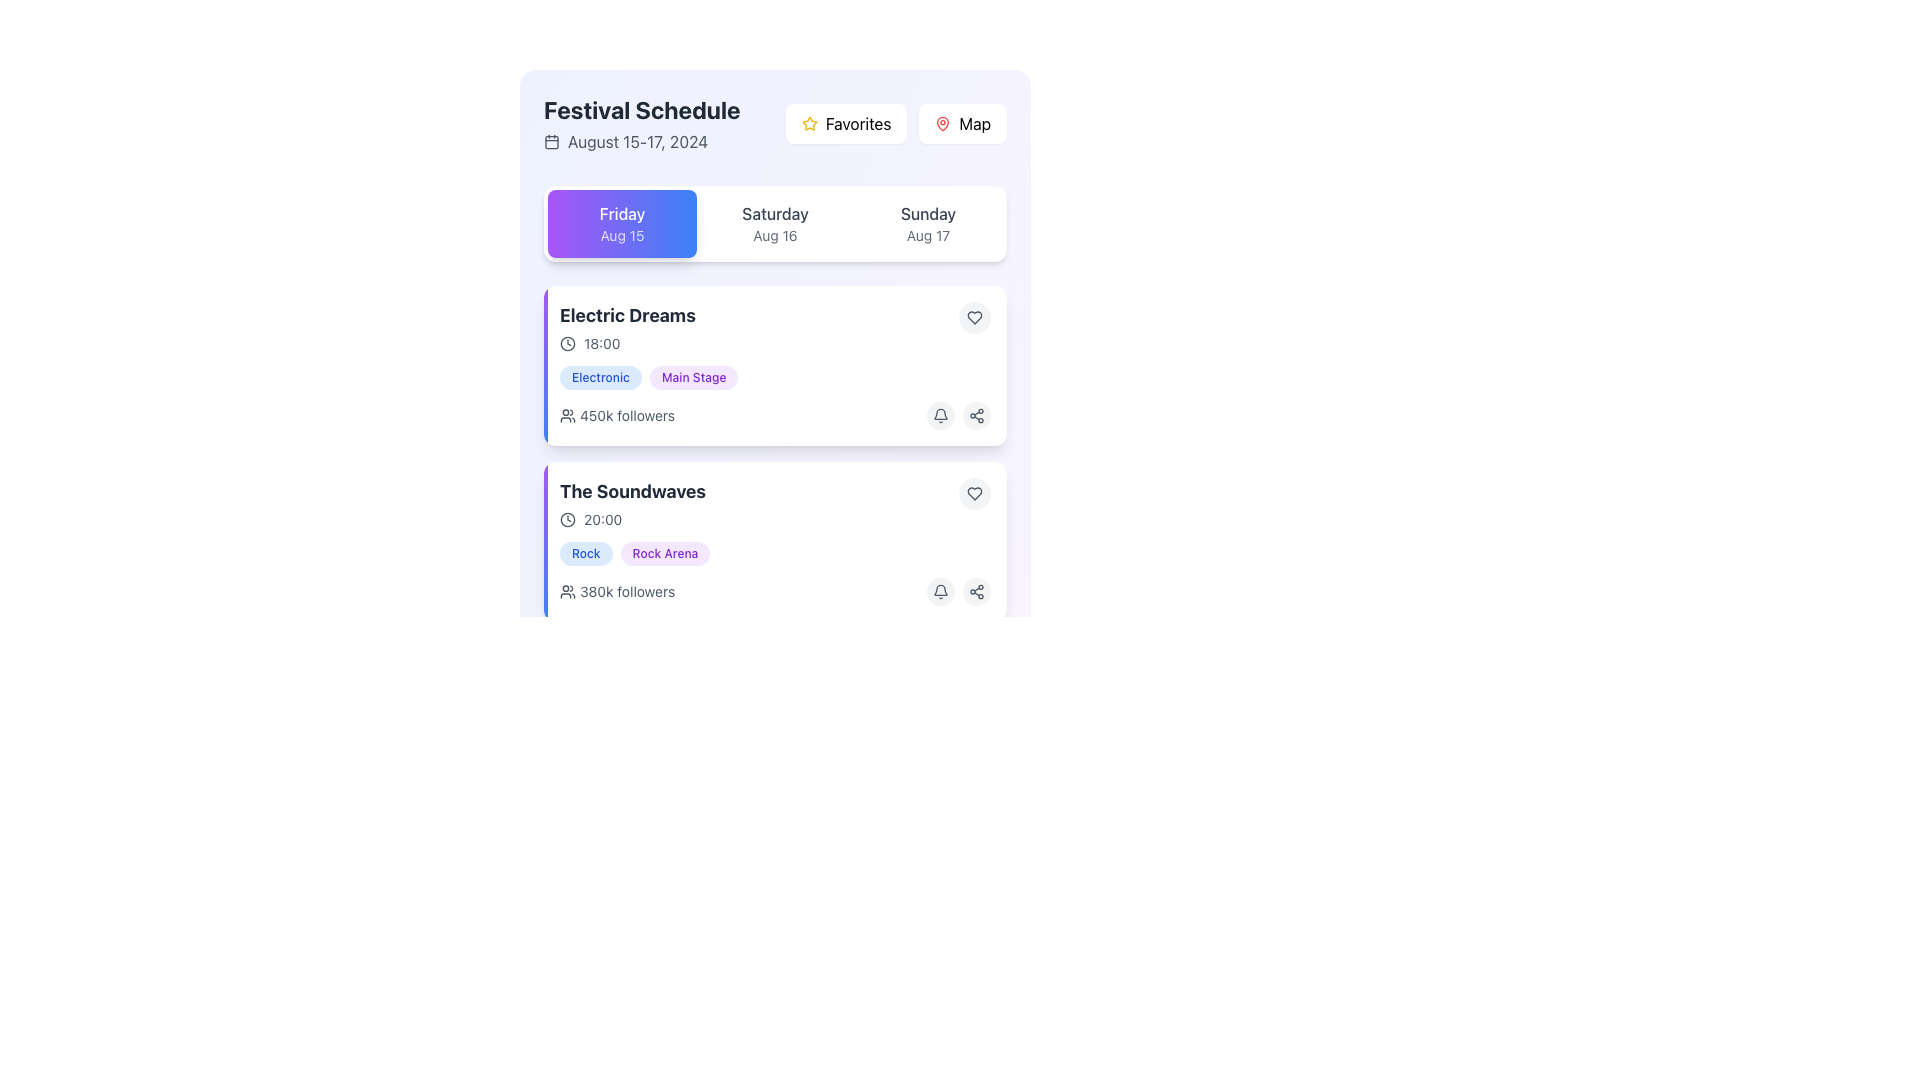 The image size is (1920, 1080). Describe the element at coordinates (974, 493) in the screenshot. I see `the 'favorite' button for the event 'The Soundwaves'` at that location.